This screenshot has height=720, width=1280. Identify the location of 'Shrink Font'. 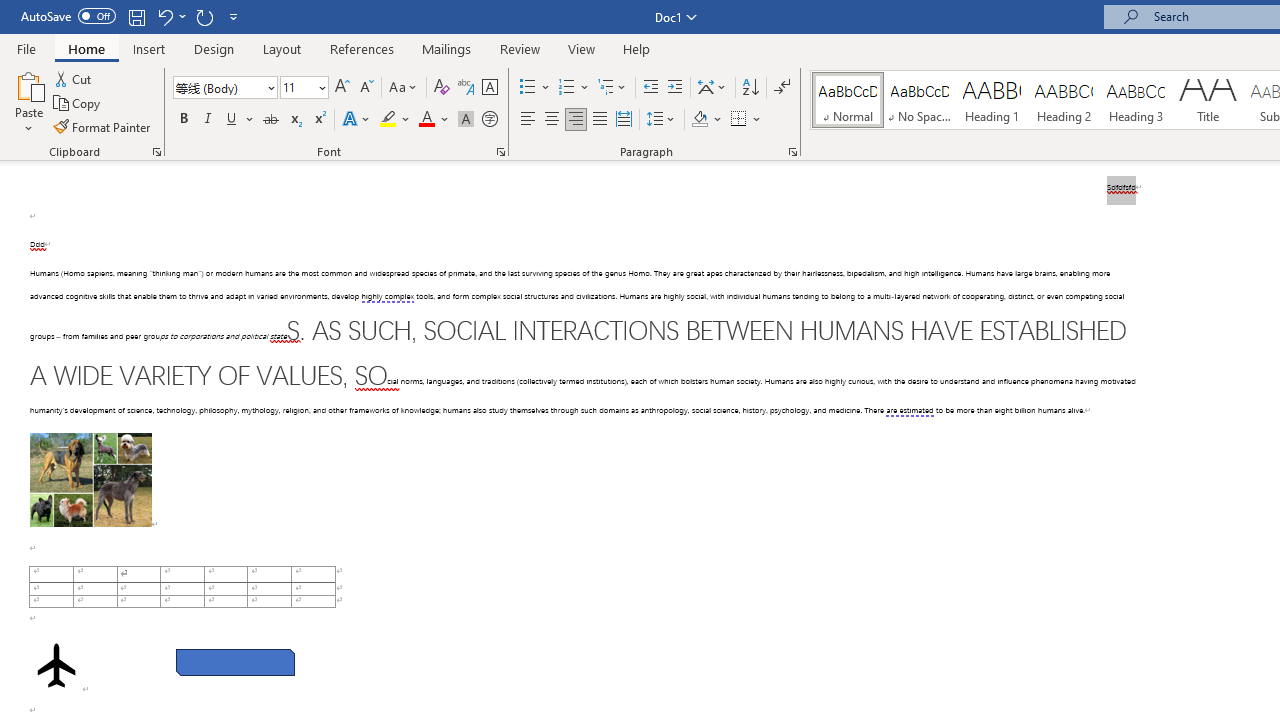
(366, 86).